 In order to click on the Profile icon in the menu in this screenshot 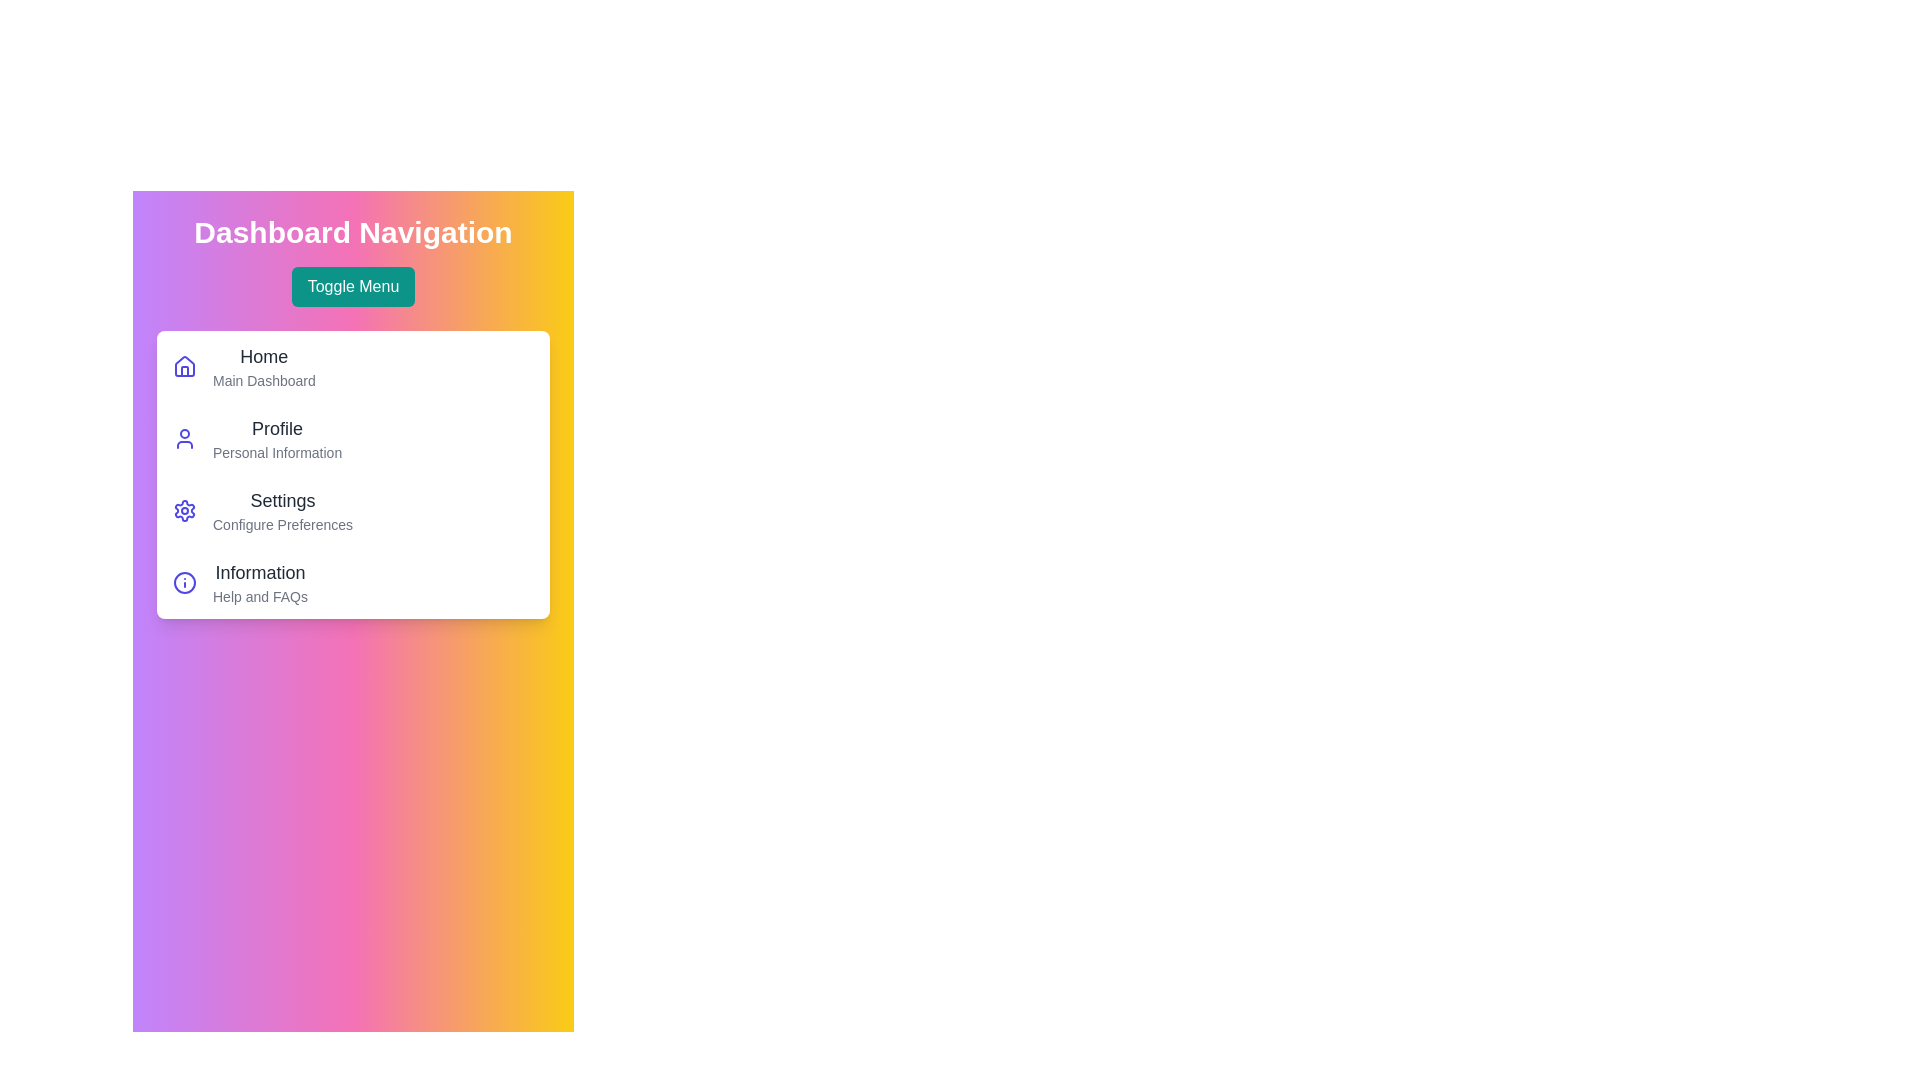, I will do `click(185, 438)`.